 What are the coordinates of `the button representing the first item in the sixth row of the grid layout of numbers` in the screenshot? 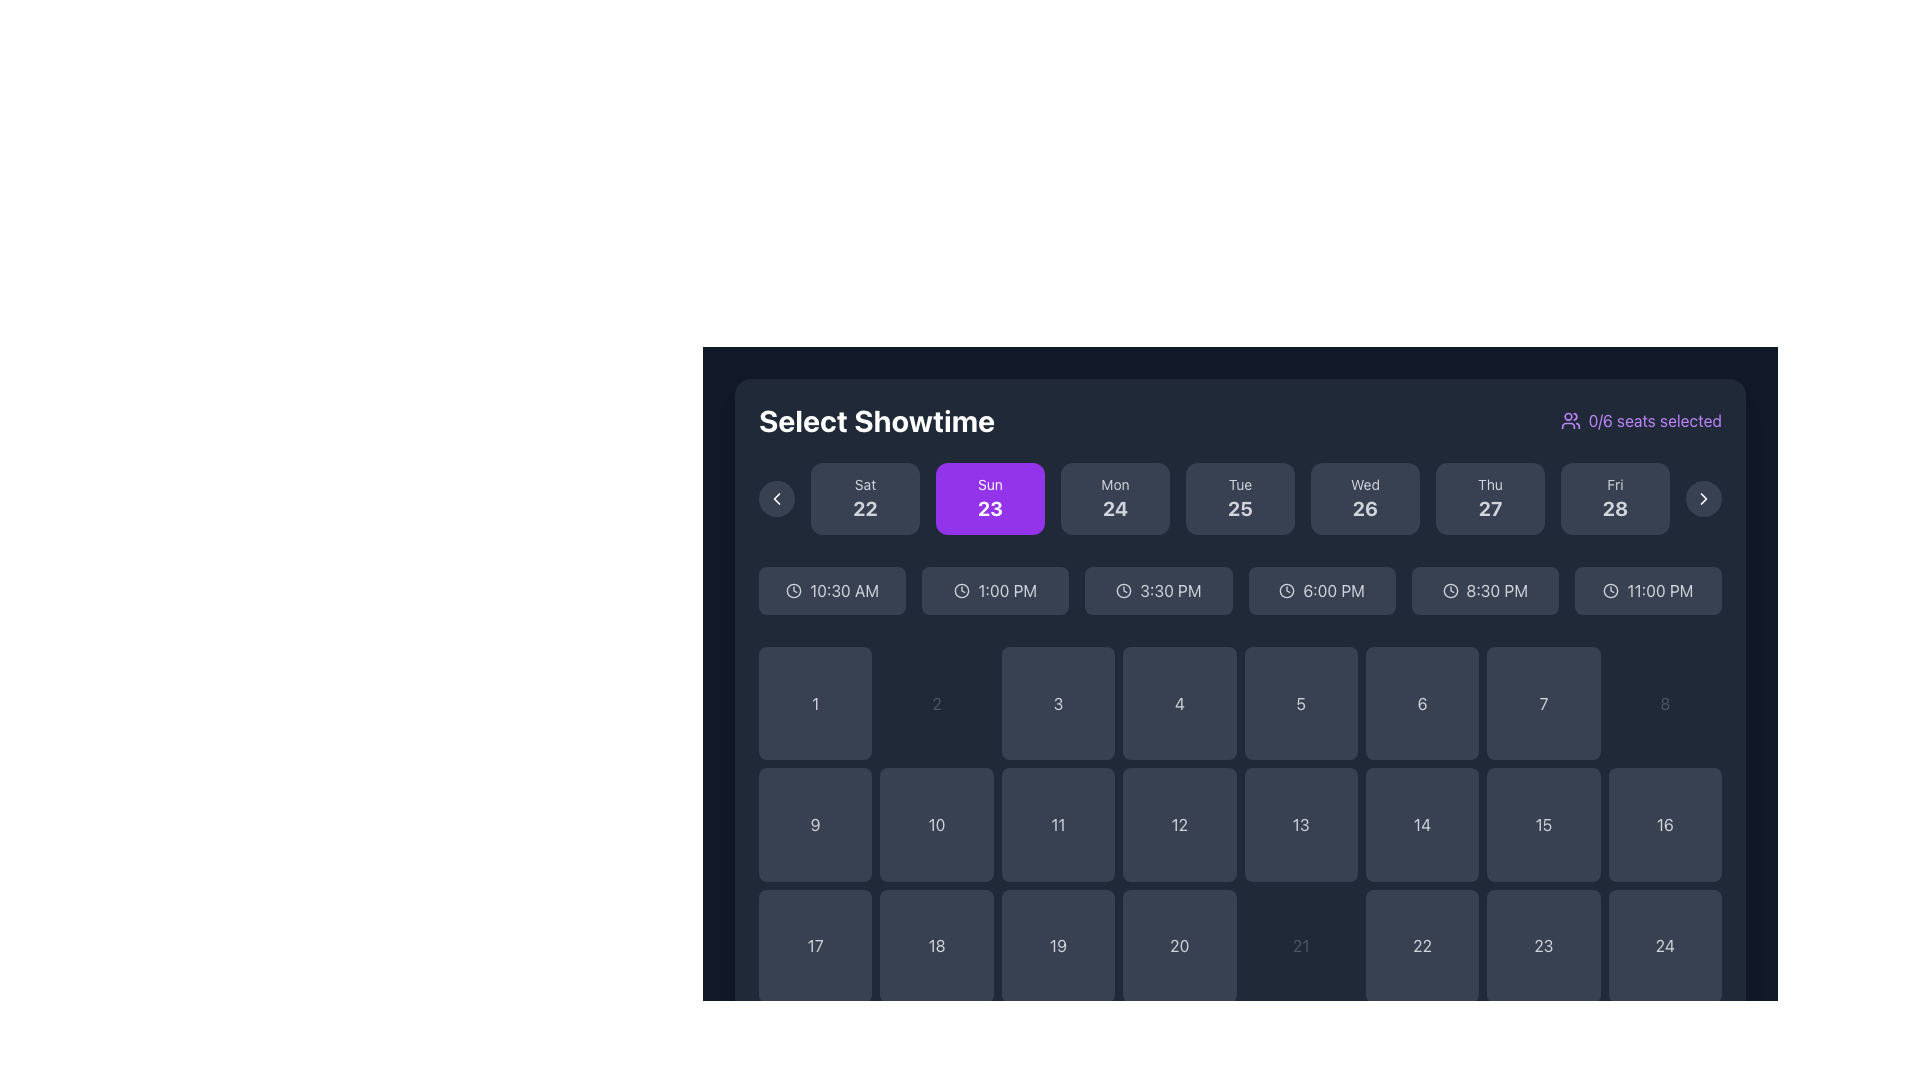 It's located at (815, 945).